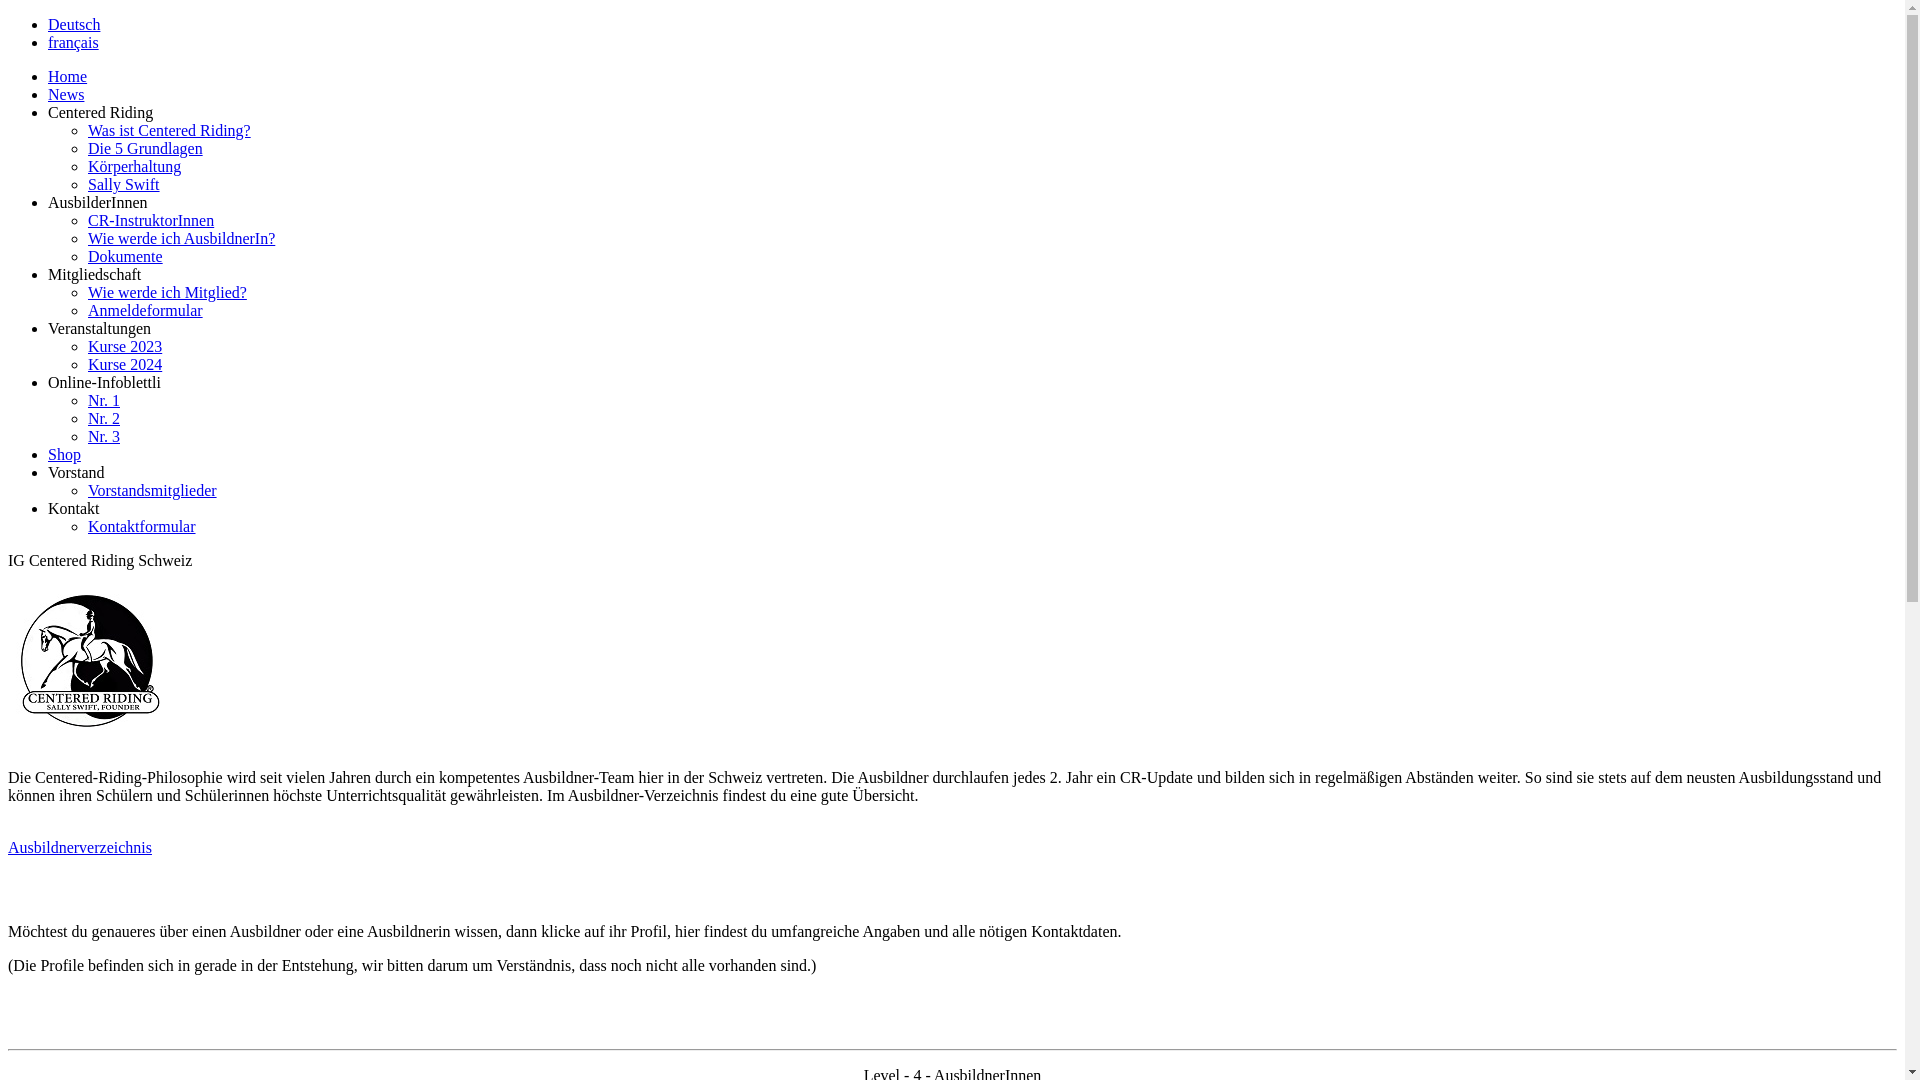 The height and width of the screenshot is (1080, 1920). What do you see at coordinates (86, 525) in the screenshot?
I see `'Kontaktformular'` at bounding box center [86, 525].